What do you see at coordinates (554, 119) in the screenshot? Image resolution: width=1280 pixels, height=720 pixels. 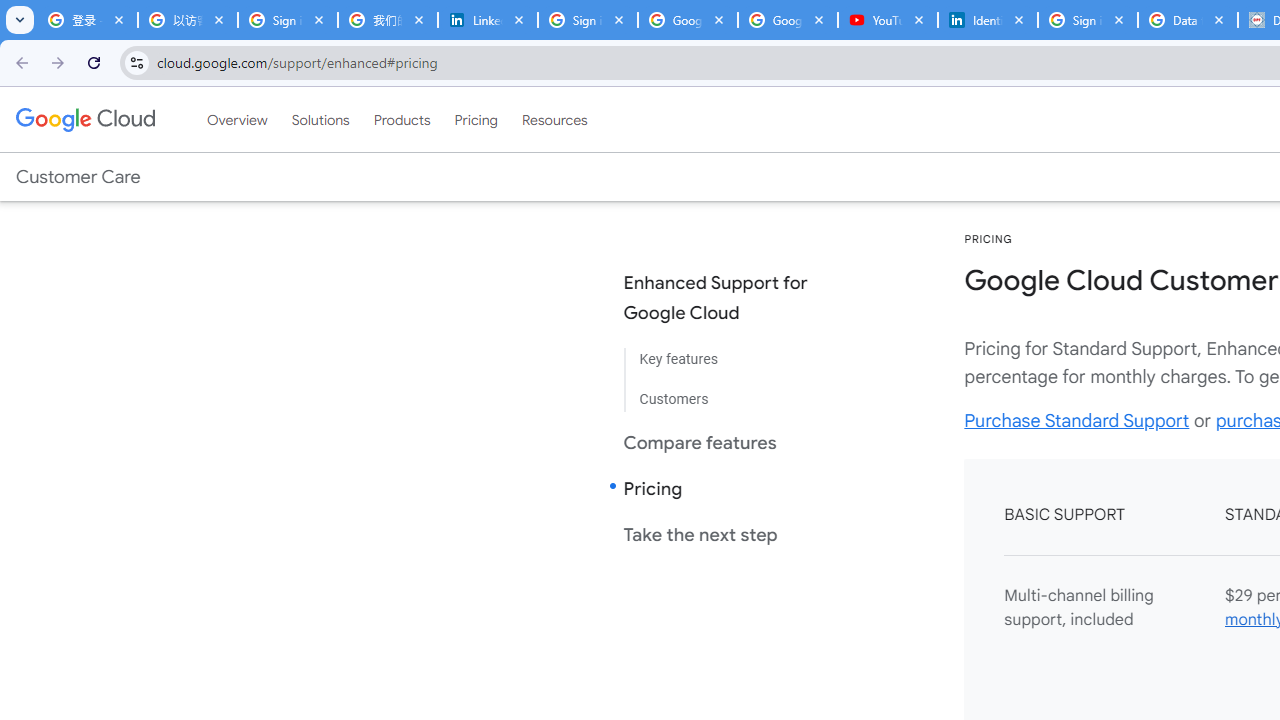 I see `'Resources'` at bounding box center [554, 119].